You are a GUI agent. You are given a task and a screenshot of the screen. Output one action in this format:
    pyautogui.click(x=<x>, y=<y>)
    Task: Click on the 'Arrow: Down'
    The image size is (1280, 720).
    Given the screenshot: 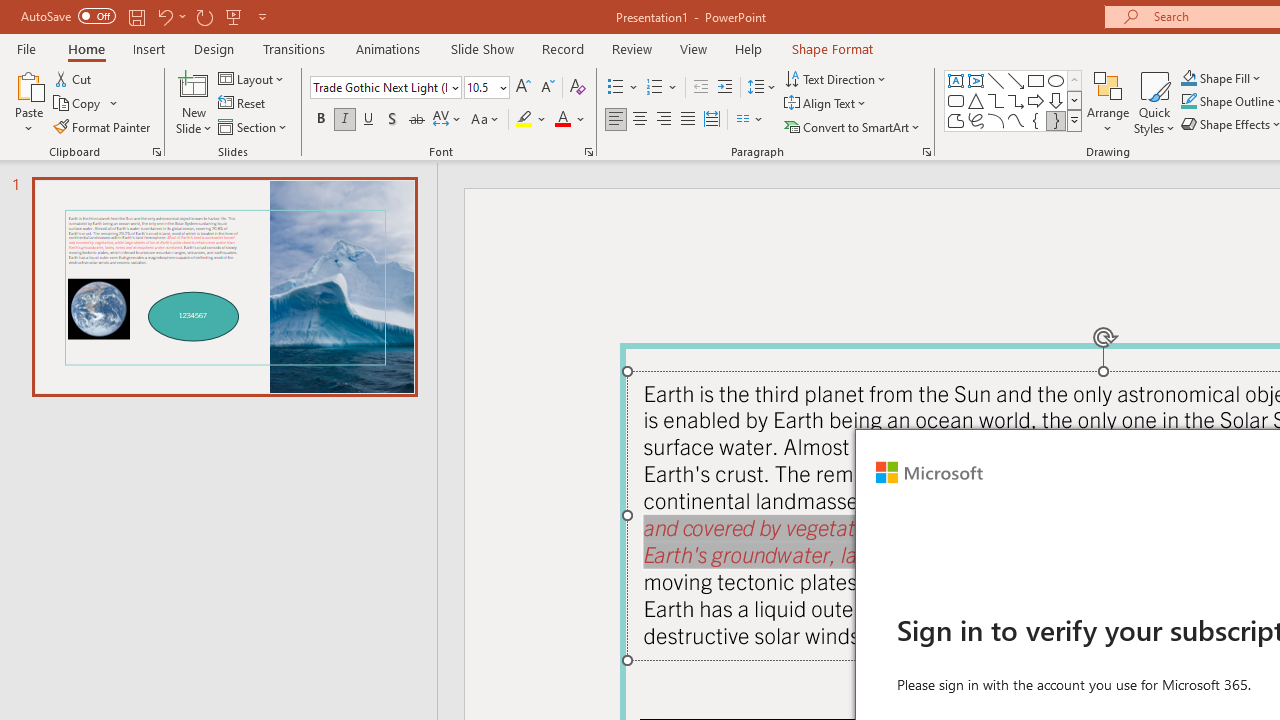 What is the action you would take?
    pyautogui.click(x=1055, y=100)
    